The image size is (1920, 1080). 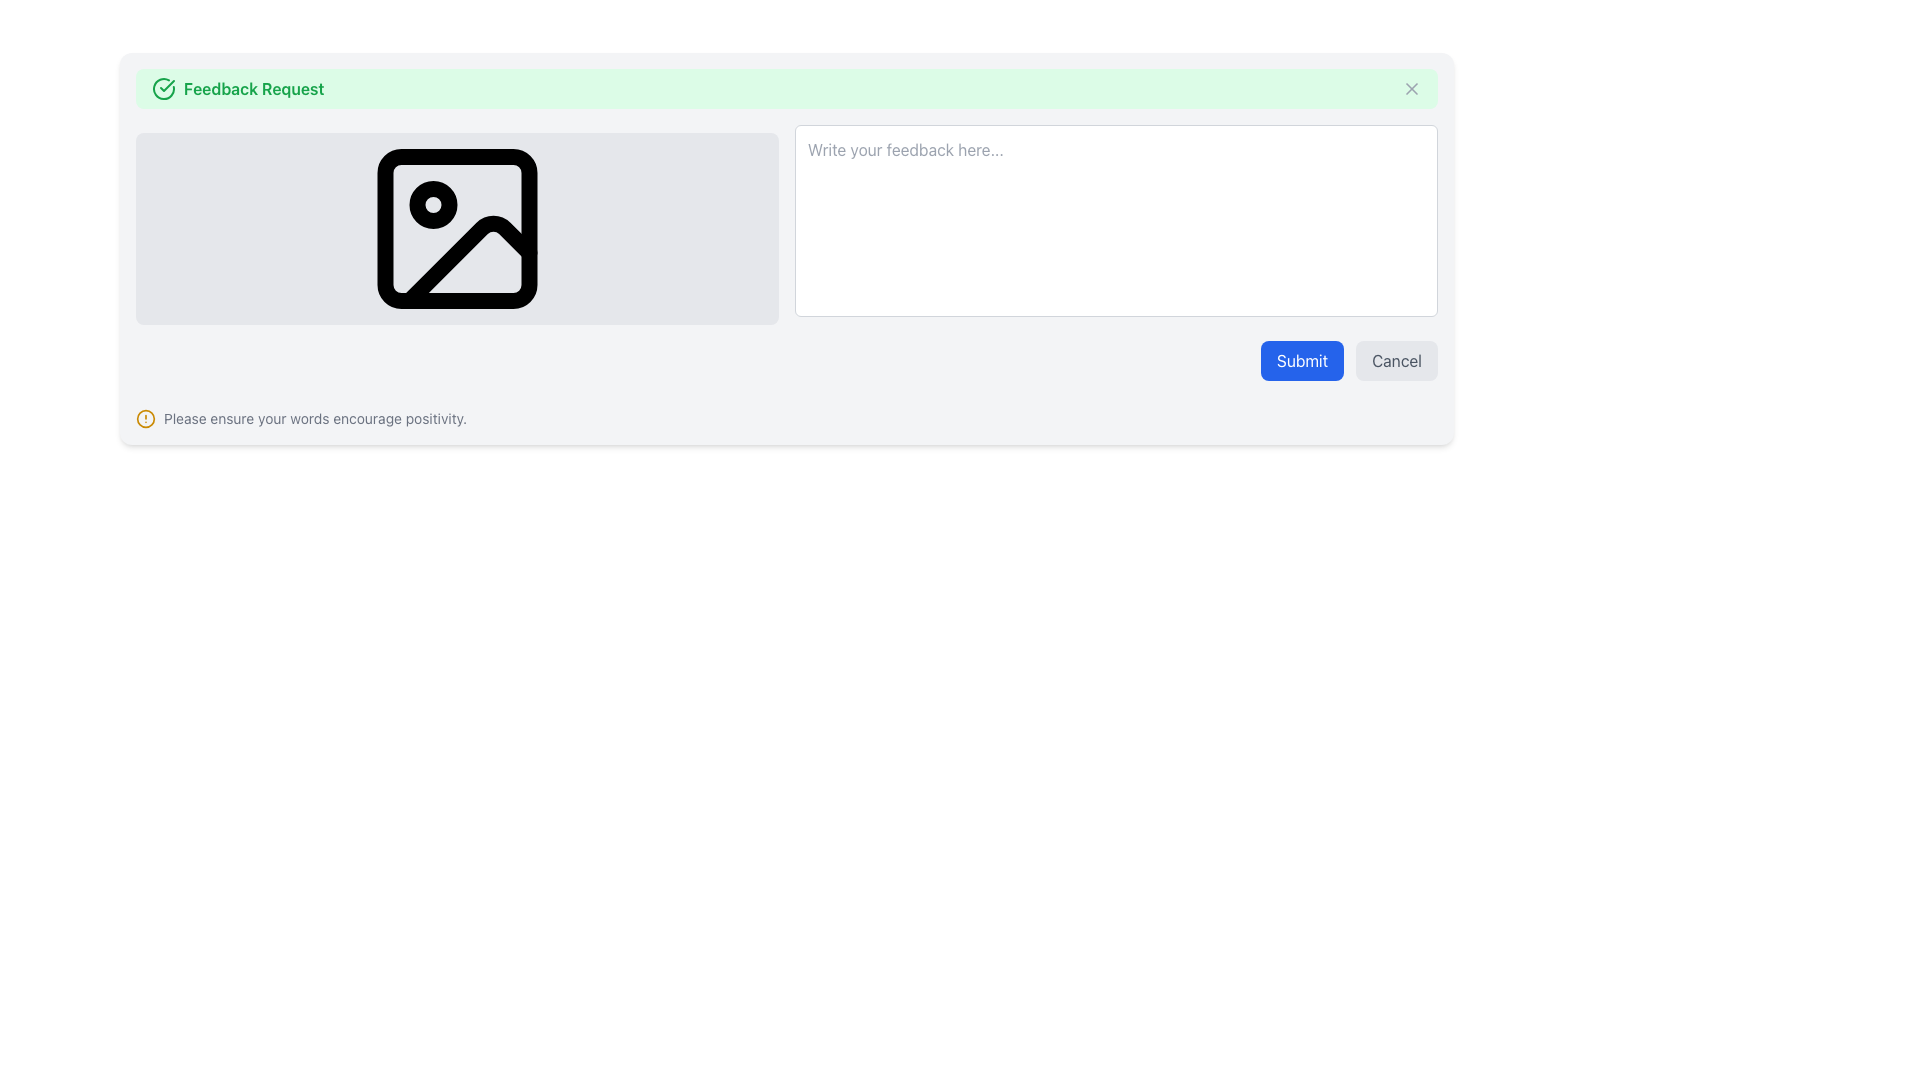 What do you see at coordinates (456, 227) in the screenshot?
I see `the gray square with rounded corners located at the top left corner of the image icon within the feedback pane` at bounding box center [456, 227].